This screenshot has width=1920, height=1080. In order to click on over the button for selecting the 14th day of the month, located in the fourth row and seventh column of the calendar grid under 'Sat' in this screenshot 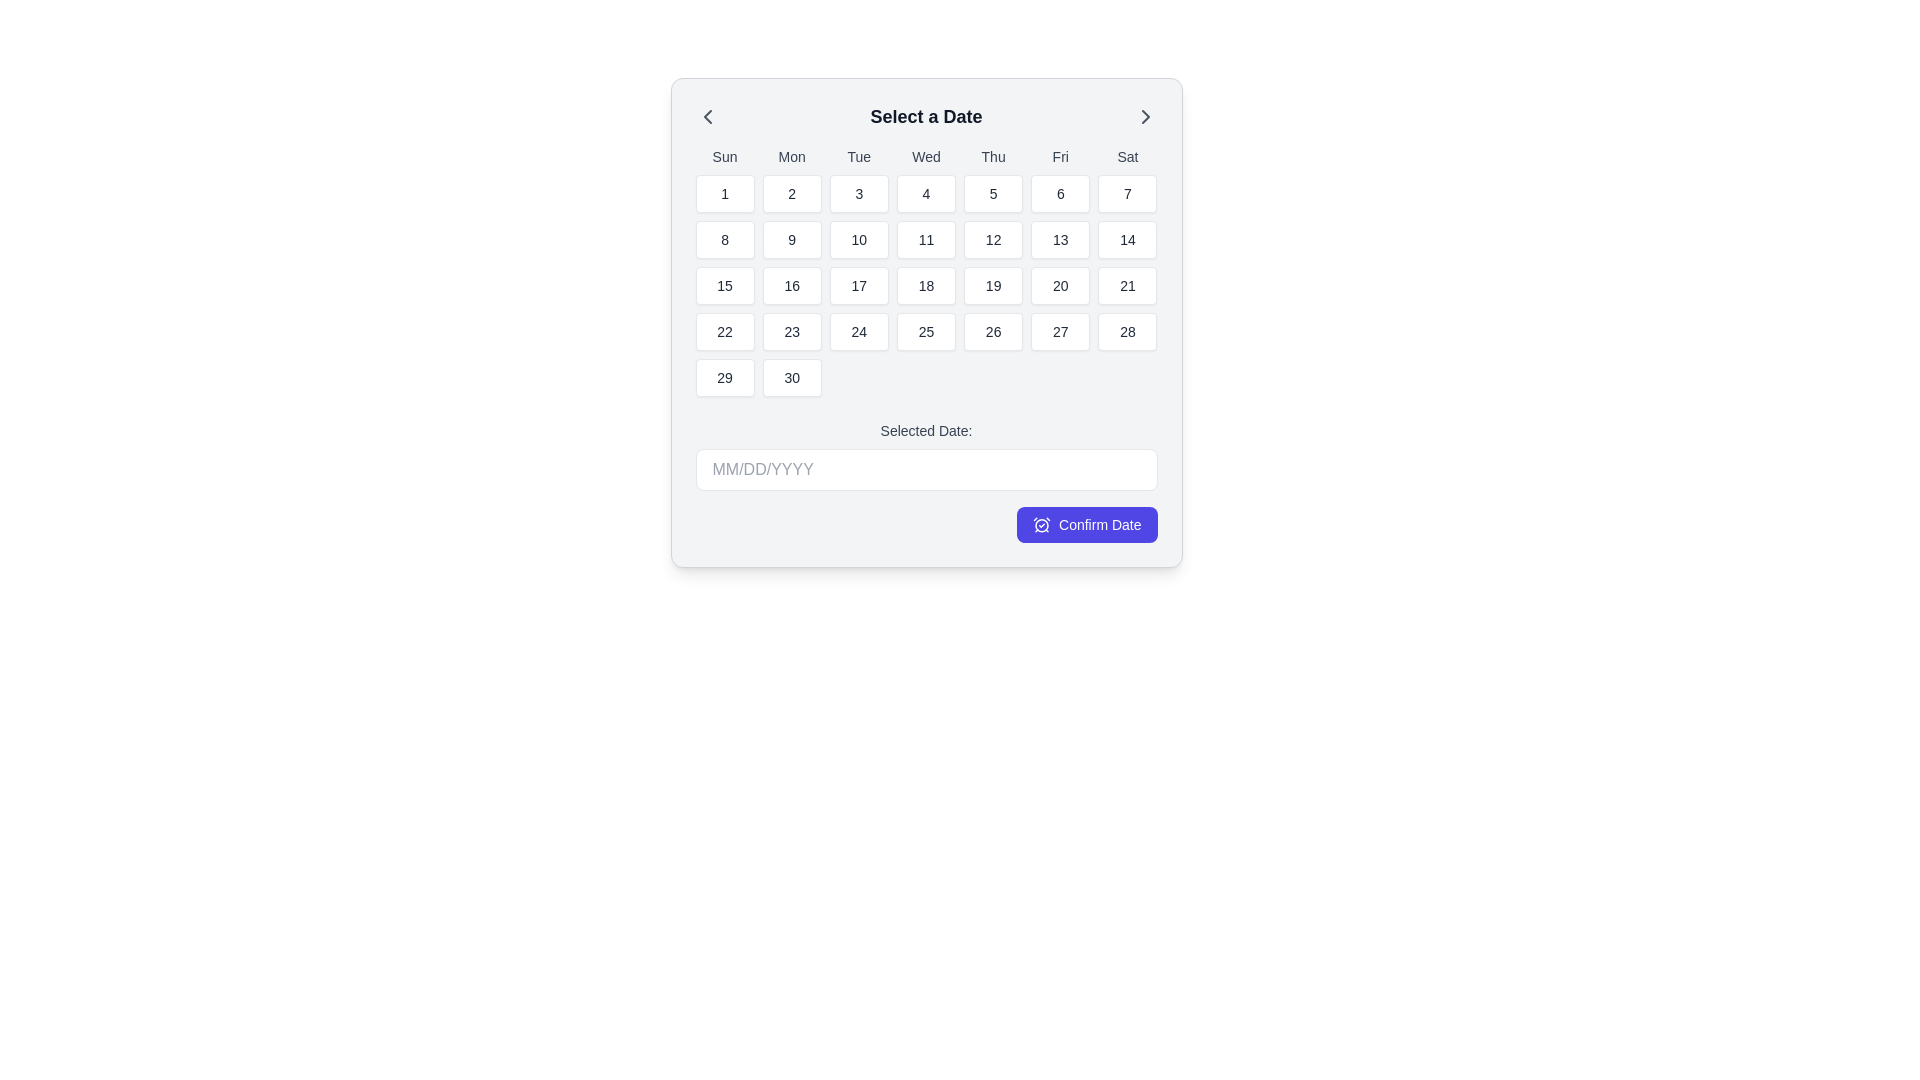, I will do `click(1128, 238)`.